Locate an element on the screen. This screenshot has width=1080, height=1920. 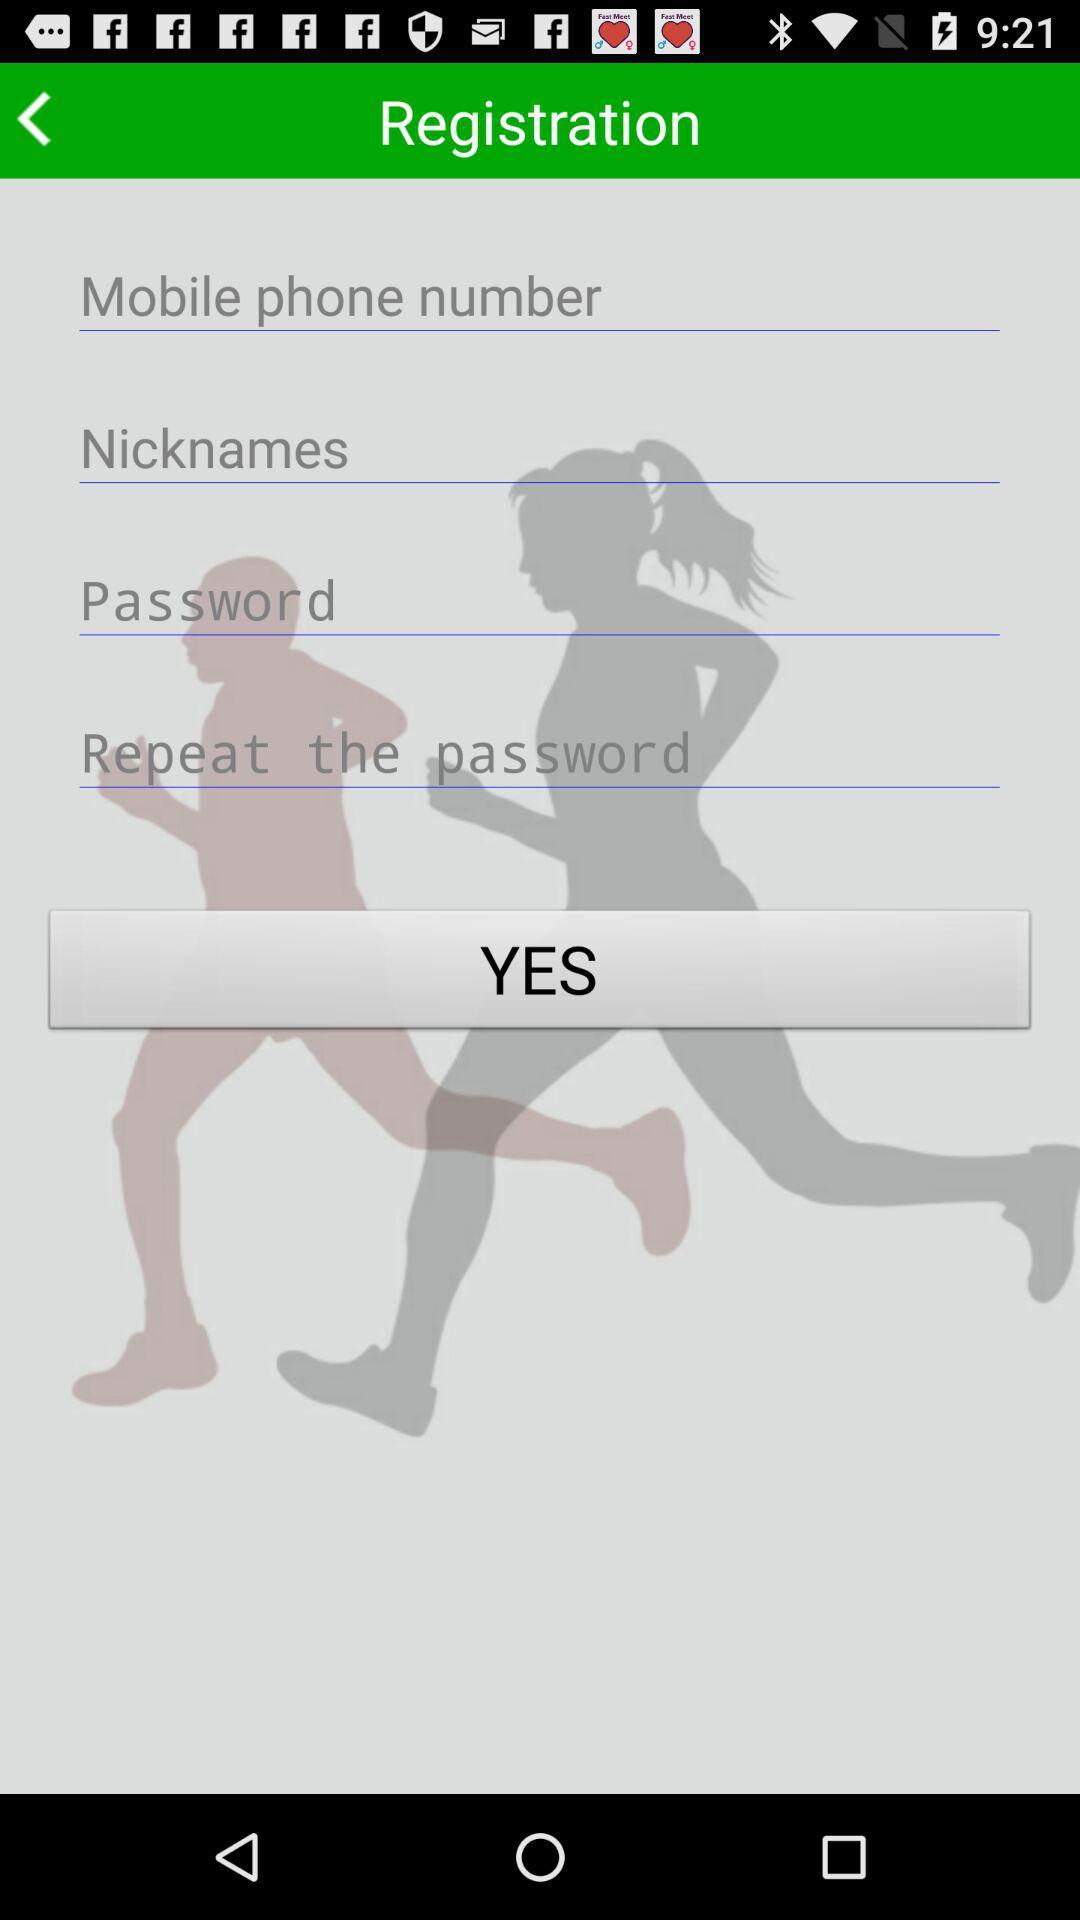
field to repeat the password is located at coordinates (540, 750).